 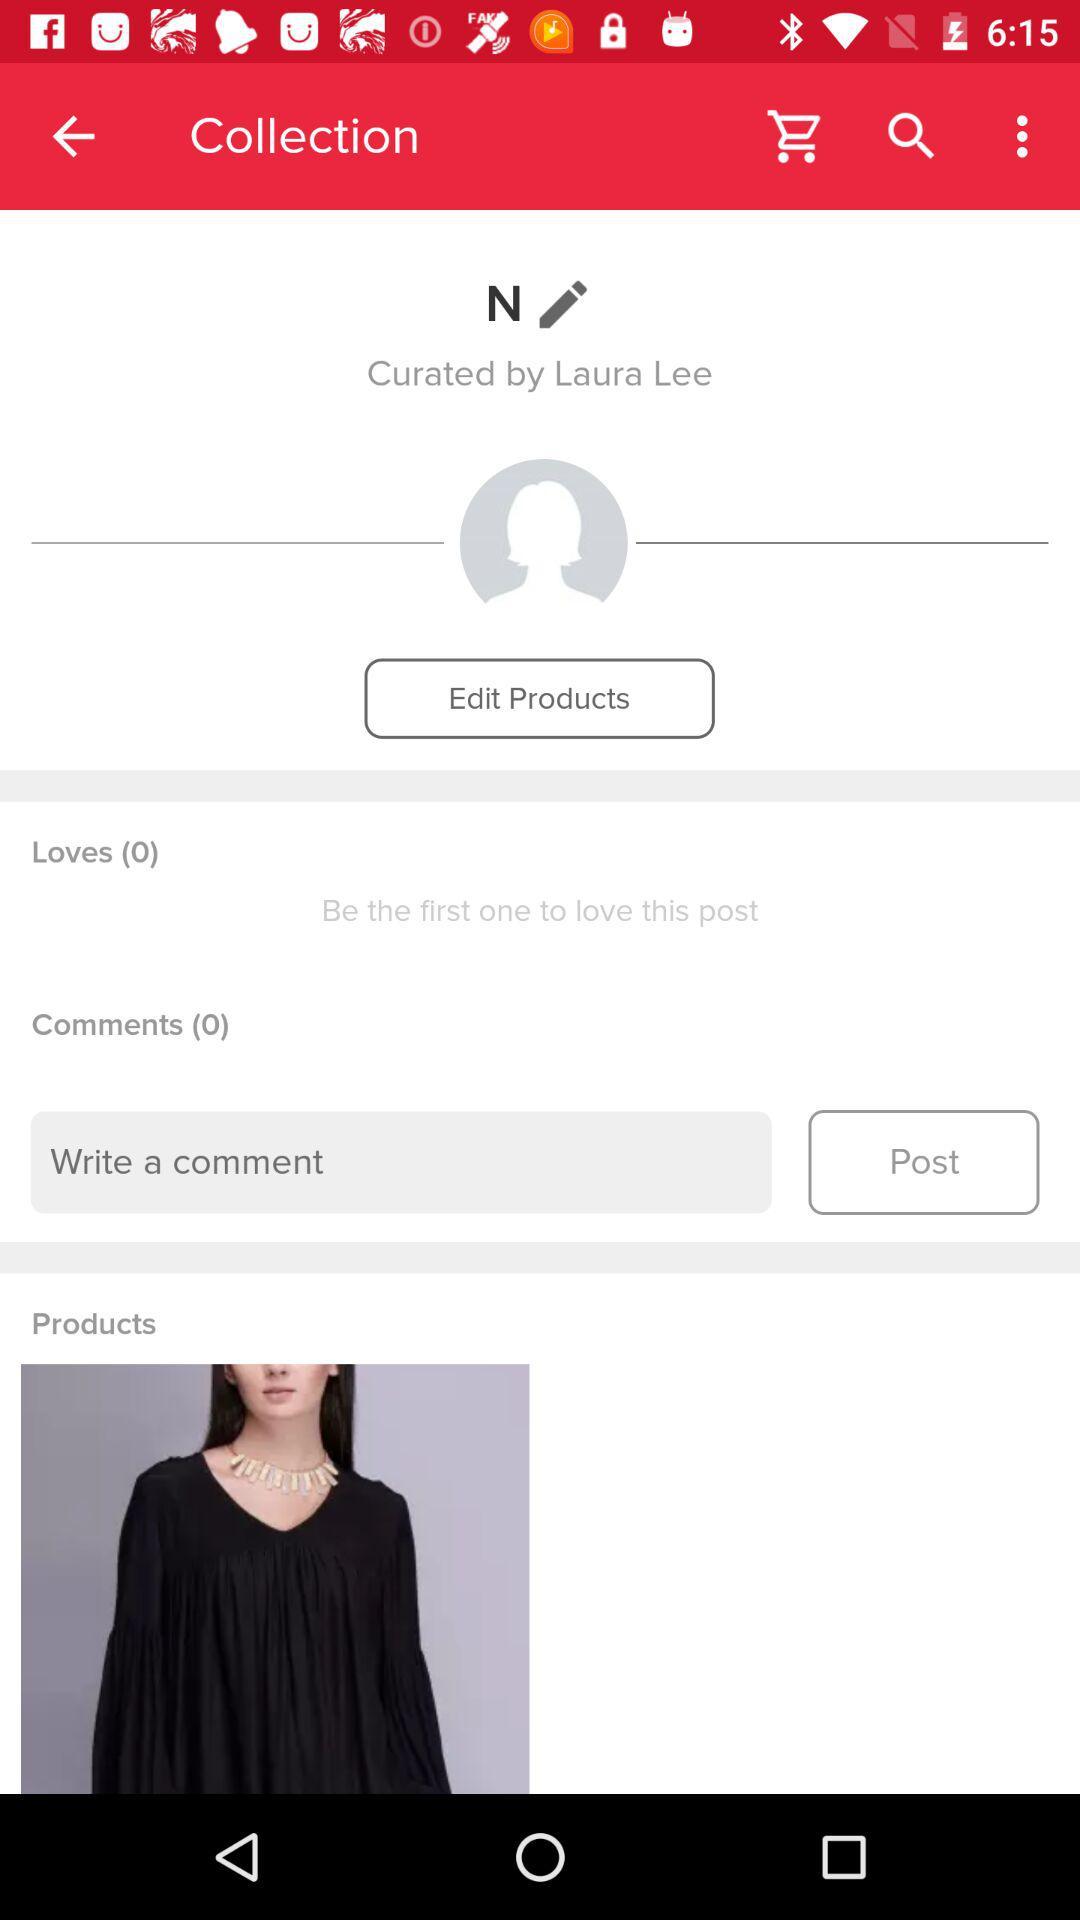 What do you see at coordinates (401, 1162) in the screenshot?
I see `item next to the post icon` at bounding box center [401, 1162].